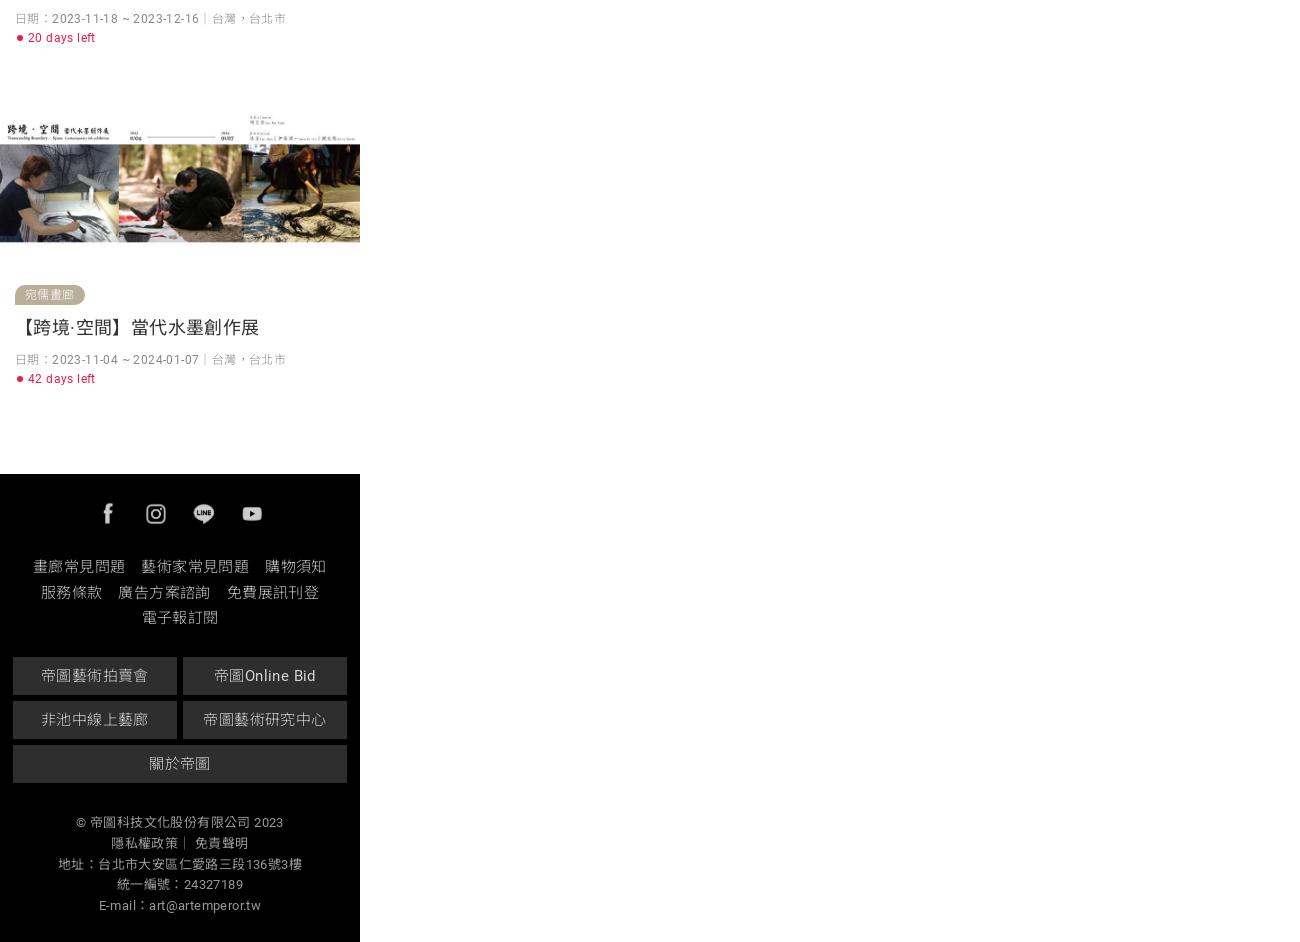 The height and width of the screenshot is (942, 1300). I want to click on 'Having just graduated from The Chinese University of Hong Kong with a Master’s degree, Cheuk is already an experienced exhibitor and frequent aware winner. She has exhibited and worked extensively internationally, including South Korea, Taipei, Beijing and Zhejiang. Her lively and meticulous depictions of animals are well received by collectors and the art market.', so click(179, 670).